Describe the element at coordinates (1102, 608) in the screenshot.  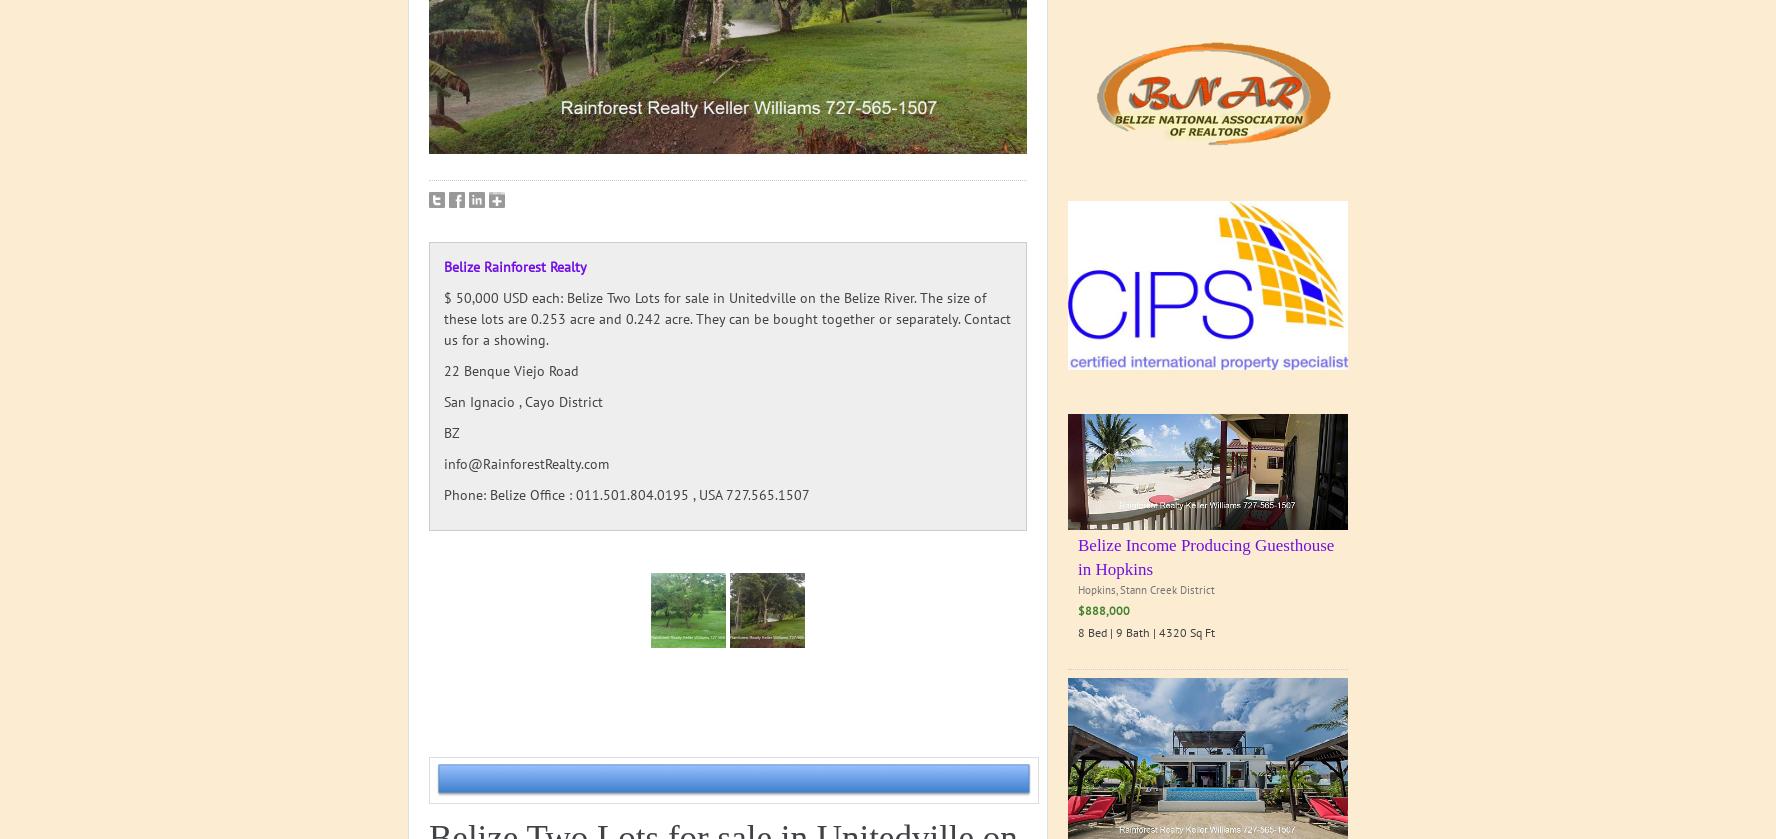
I see `'$888,000'` at that location.